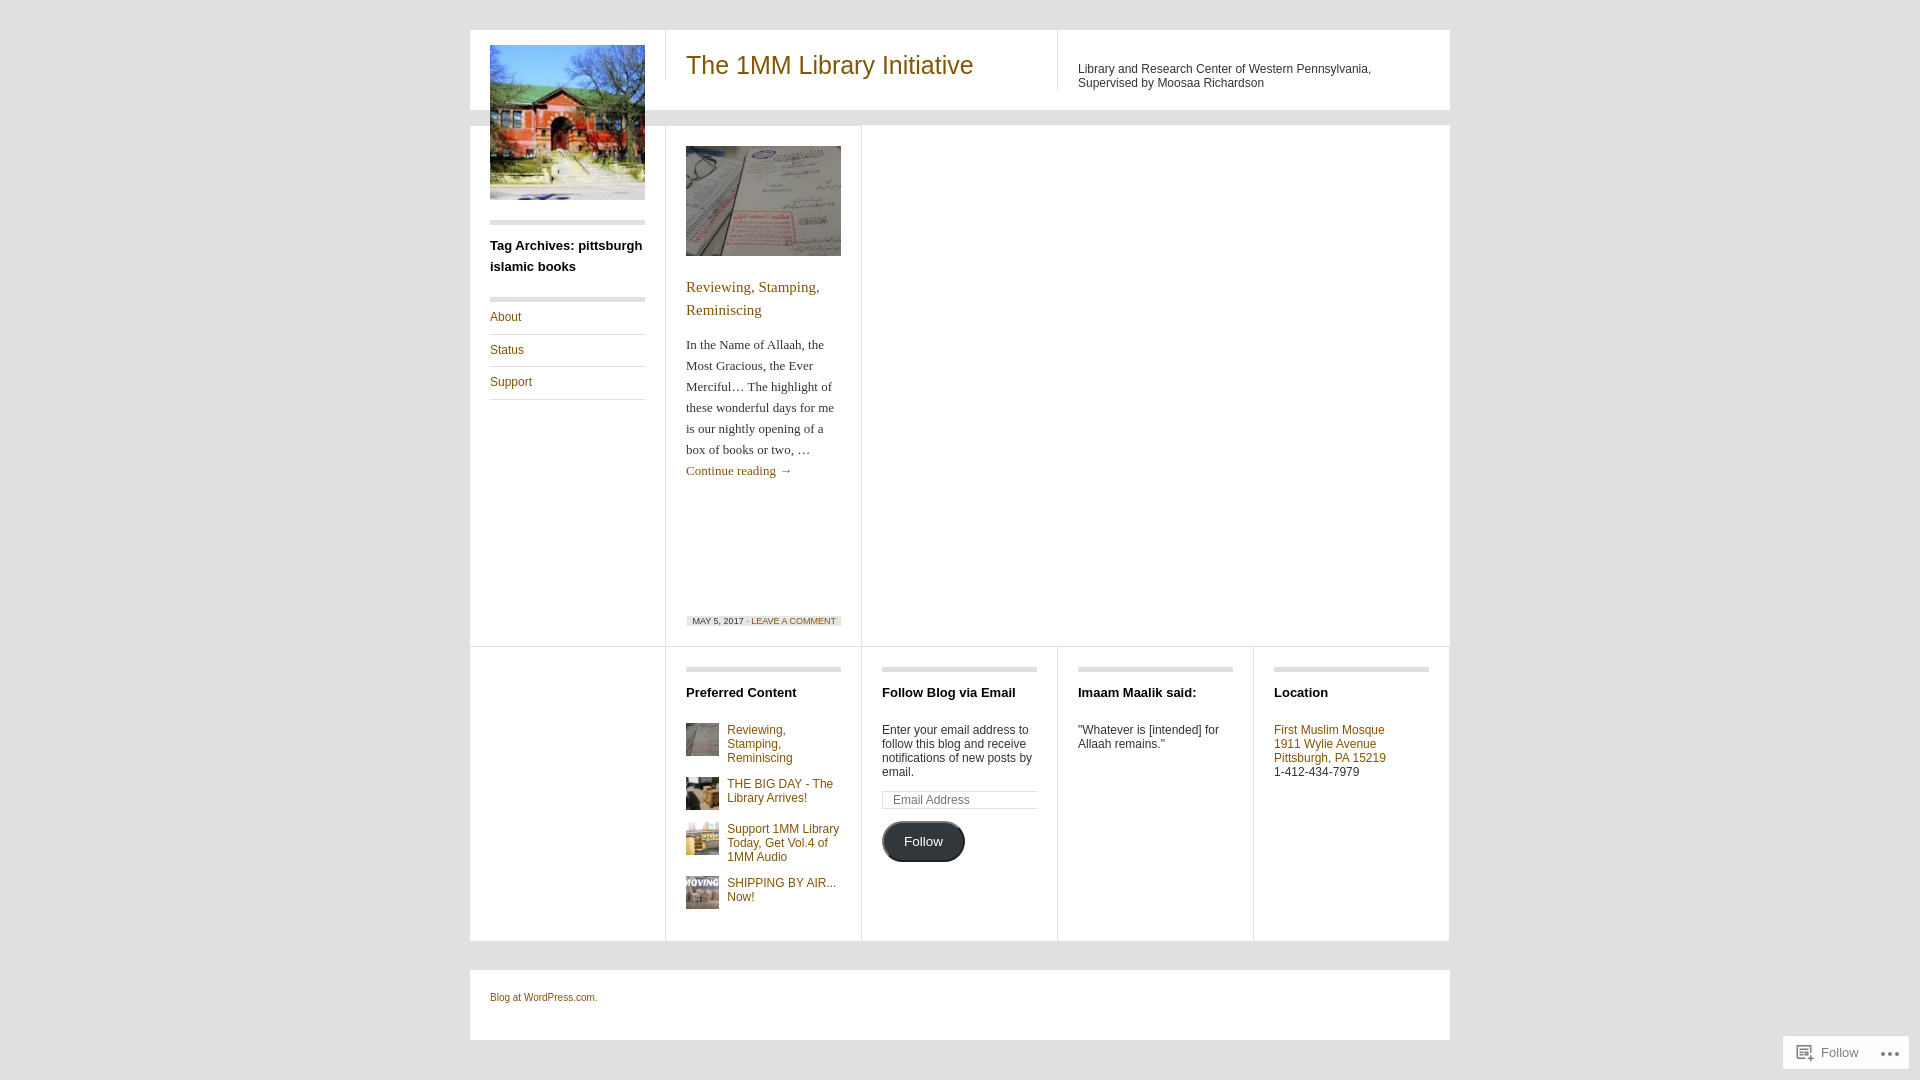  Describe the element at coordinates (725, 843) in the screenshot. I see `'Support 1MM Library Today, Get Vol.4 of 1MM Audio'` at that location.